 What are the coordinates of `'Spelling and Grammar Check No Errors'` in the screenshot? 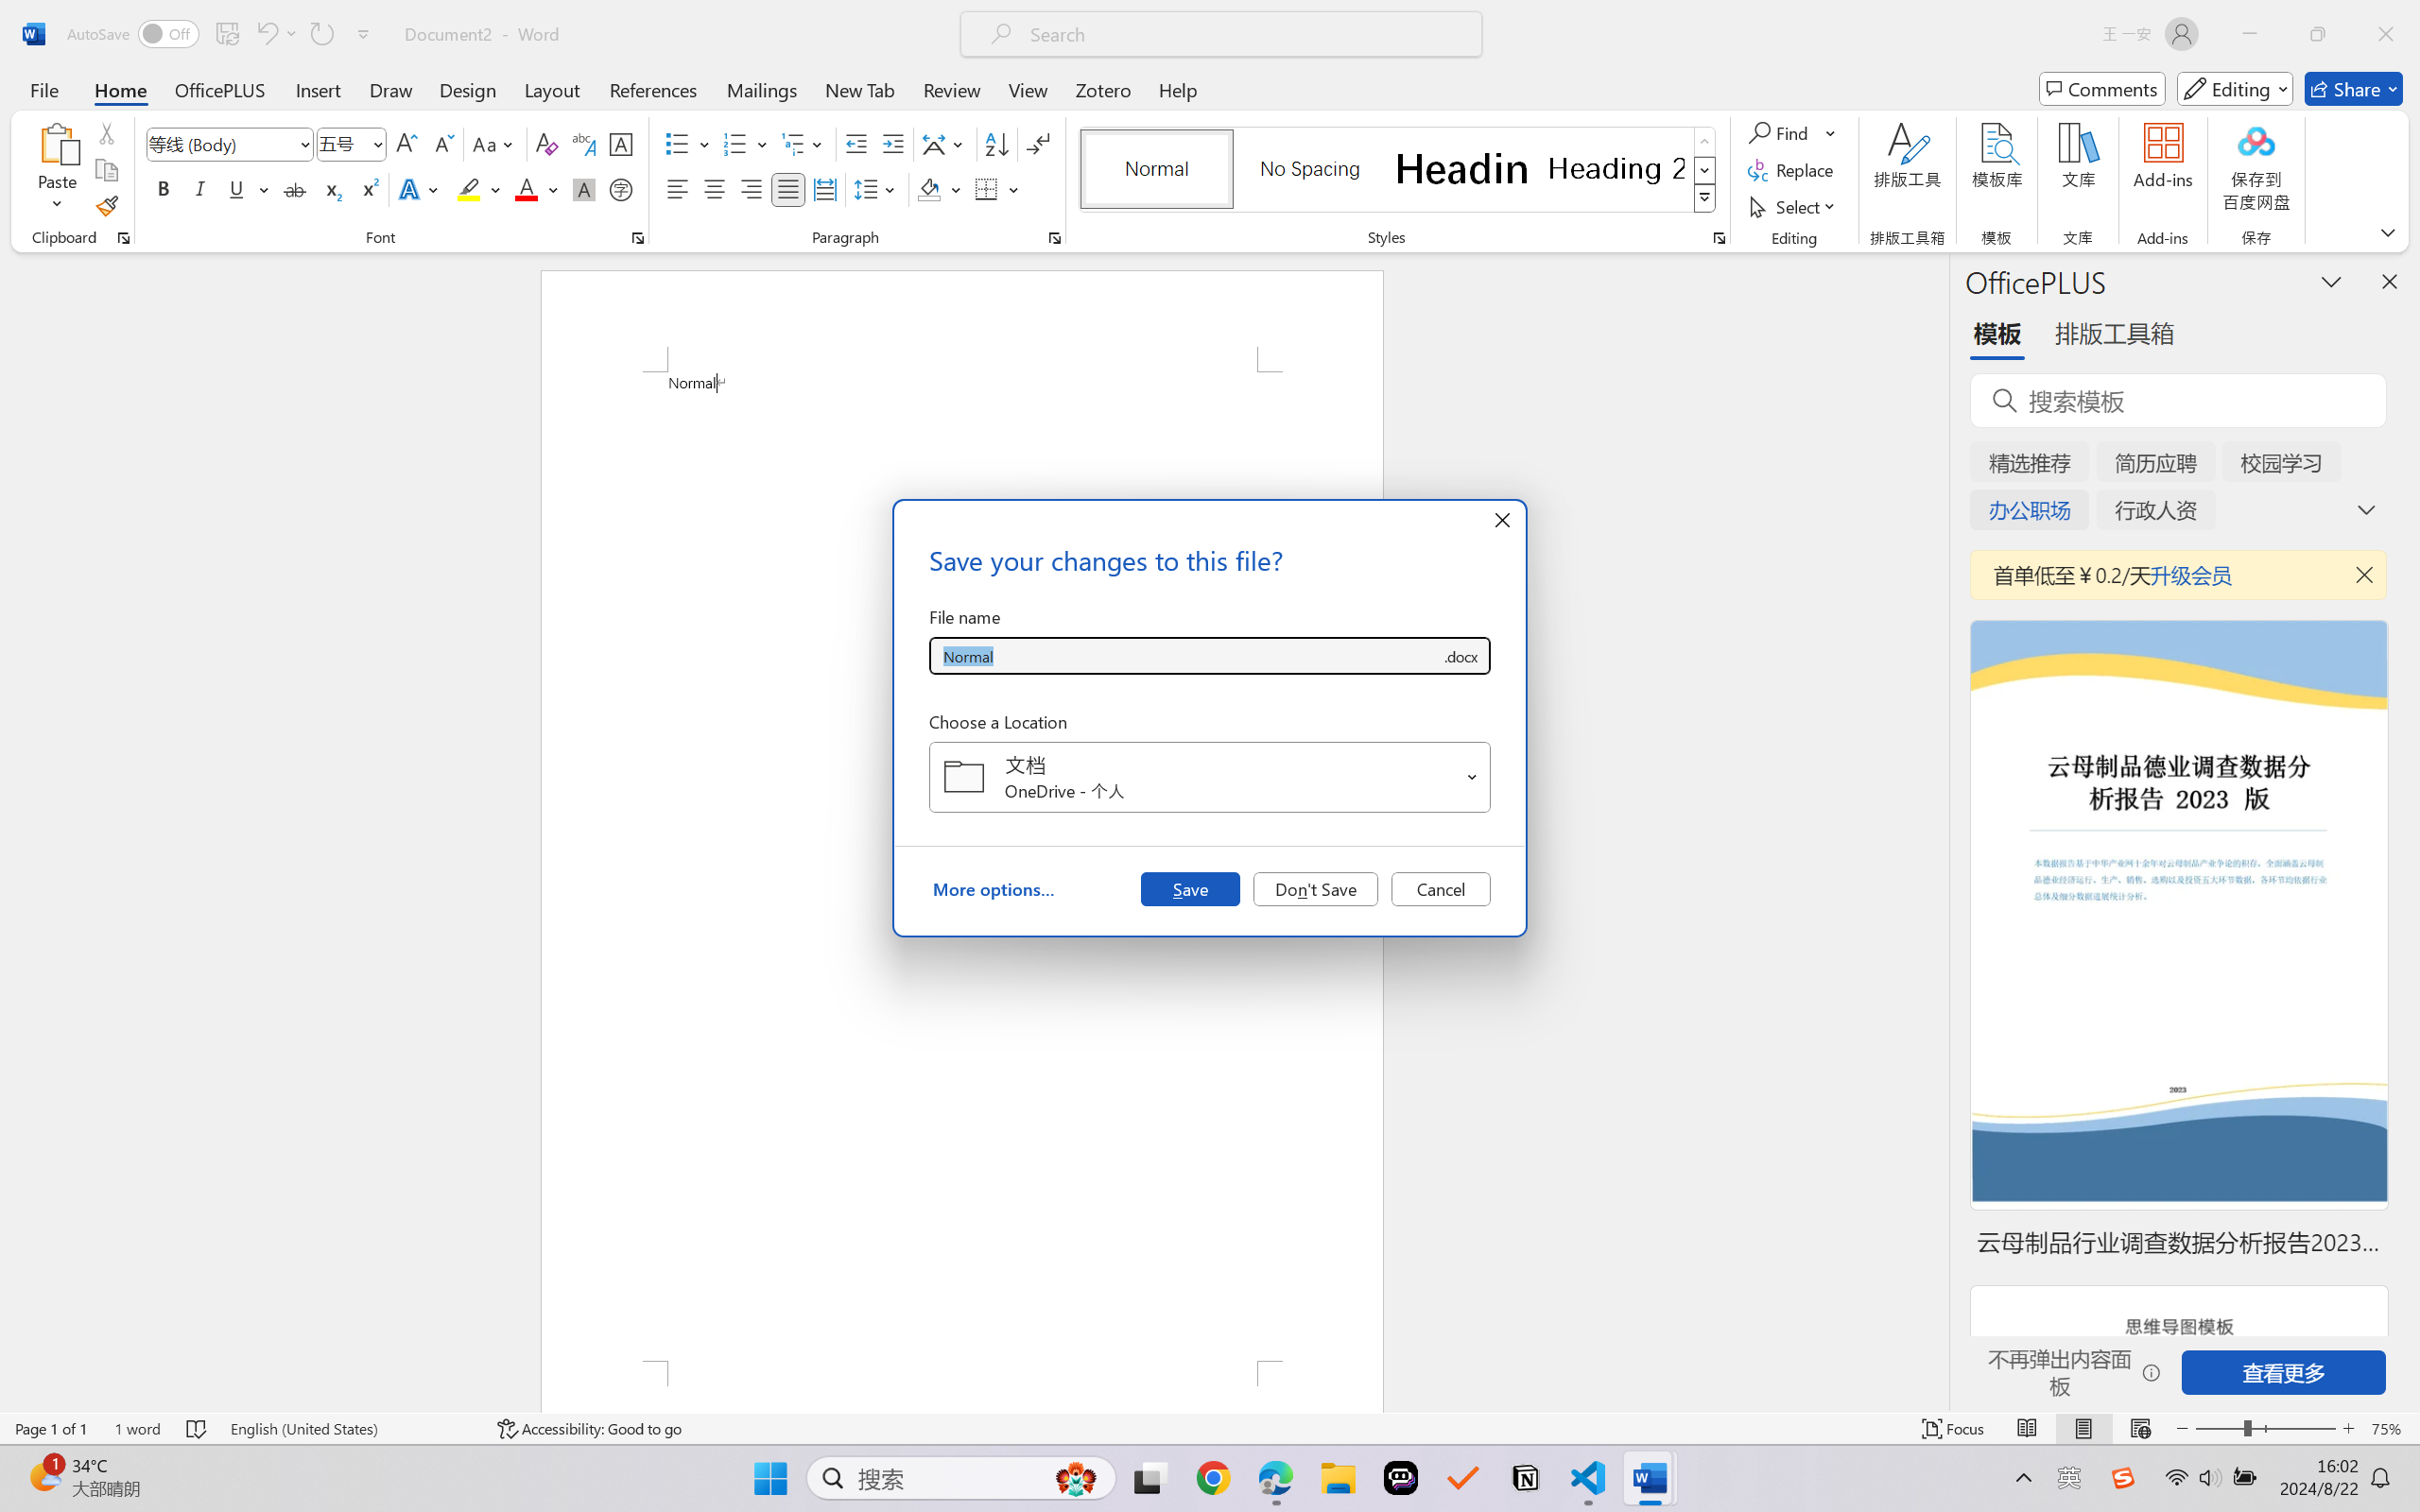 It's located at (197, 1428).